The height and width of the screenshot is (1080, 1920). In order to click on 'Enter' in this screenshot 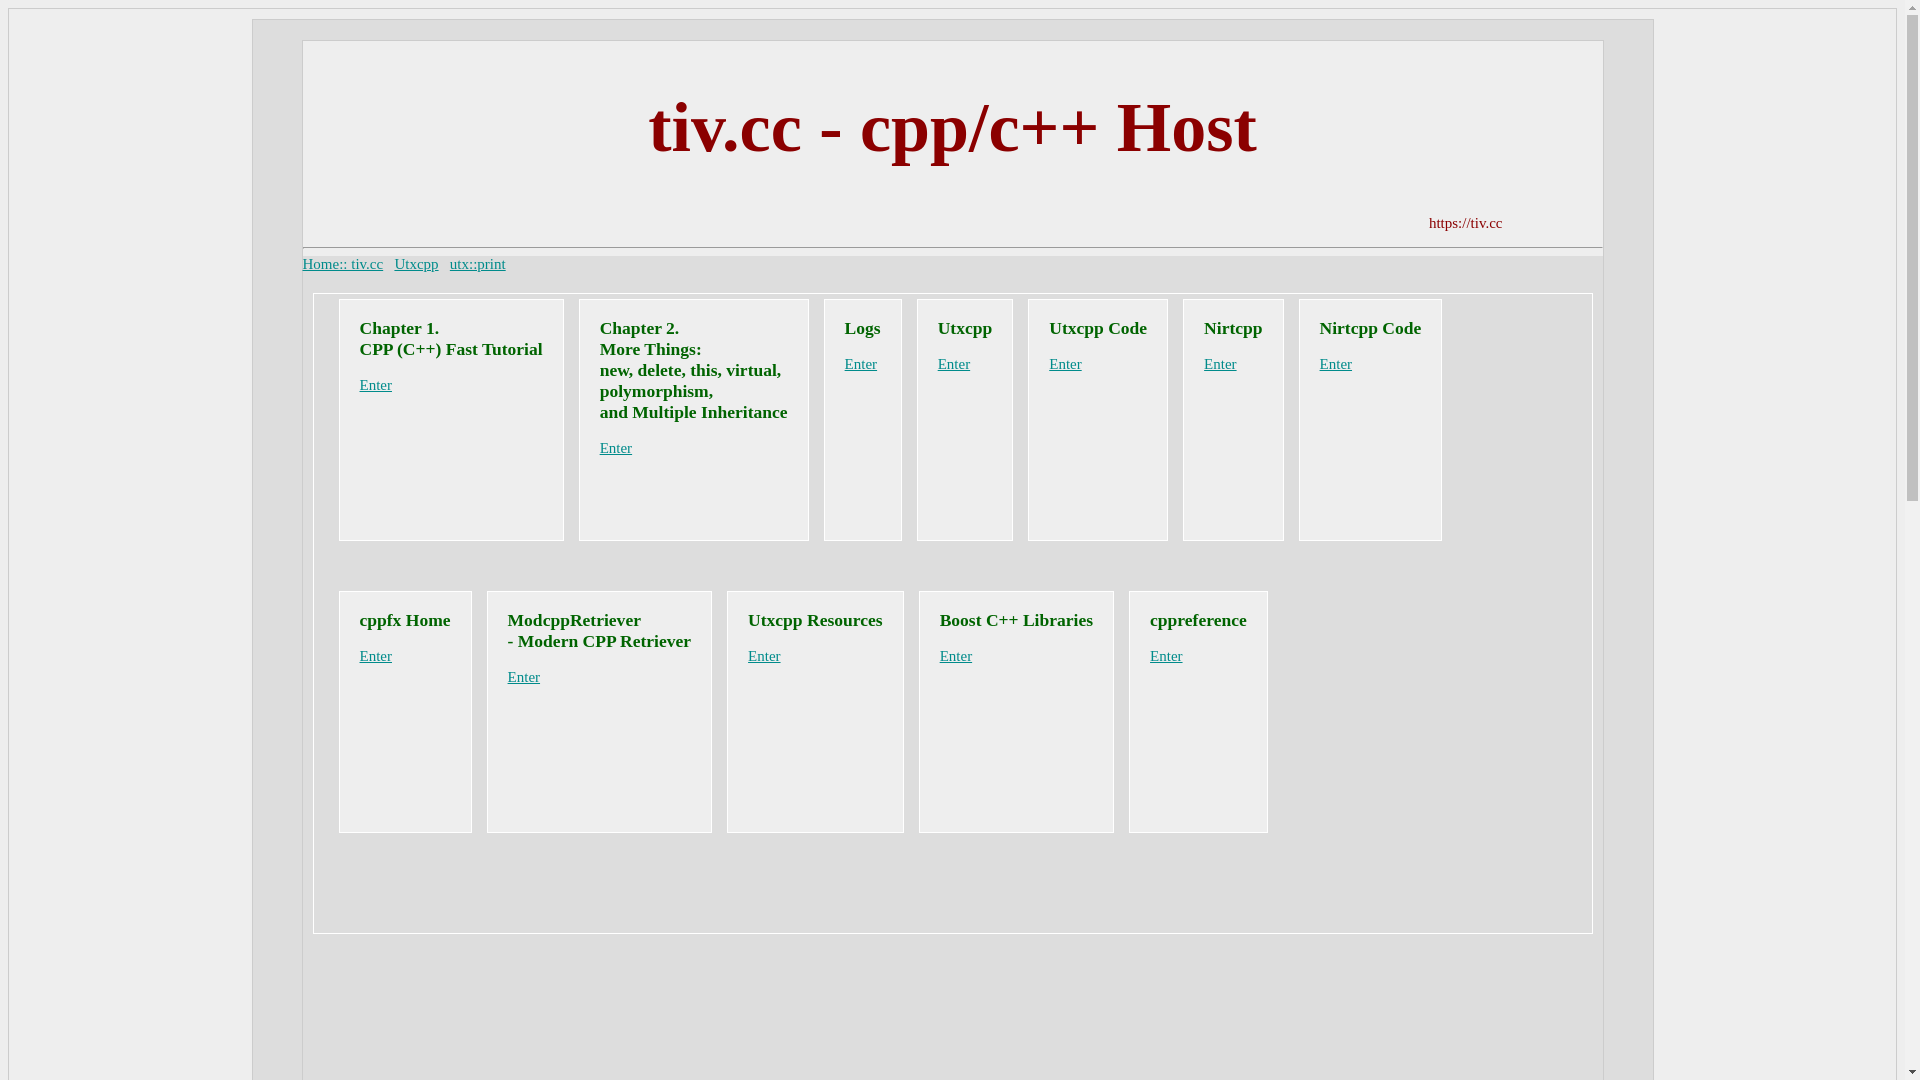, I will do `click(1218, 363)`.